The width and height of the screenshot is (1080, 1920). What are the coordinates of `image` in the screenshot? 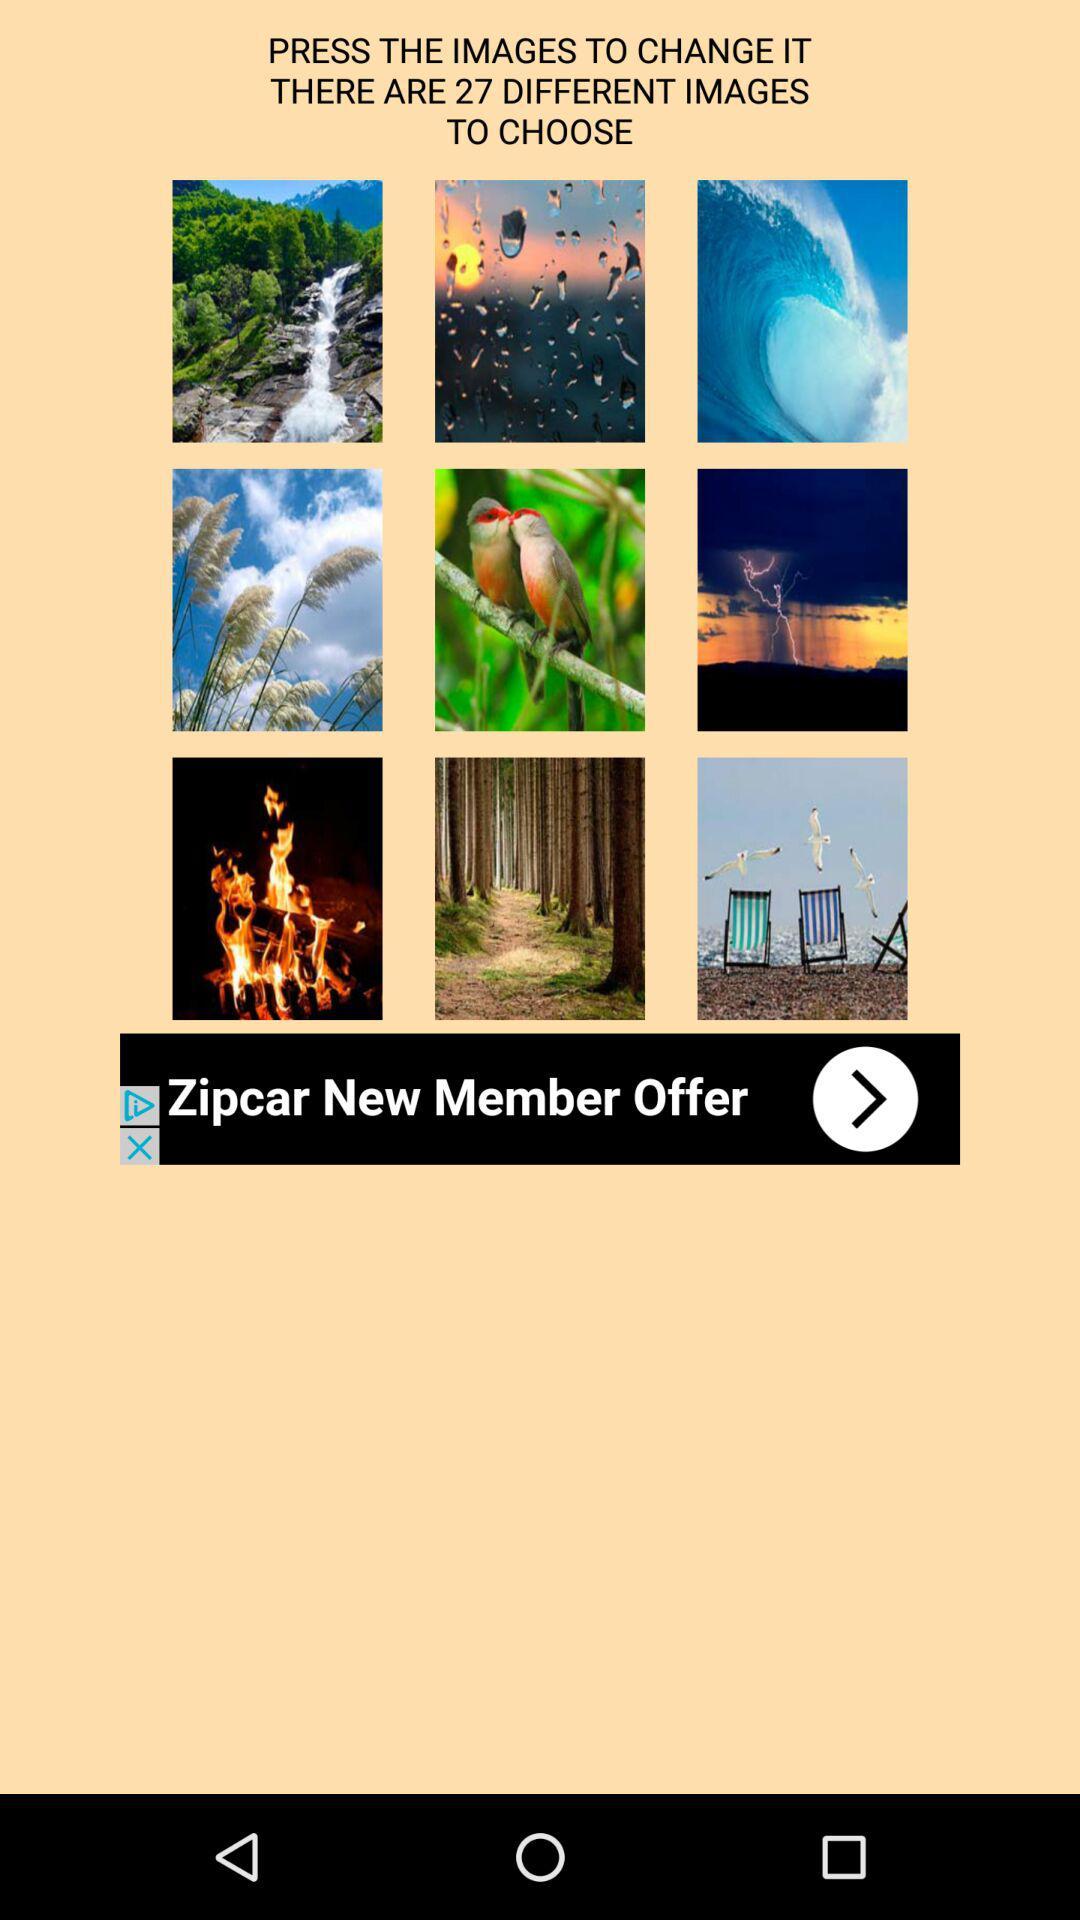 It's located at (801, 887).